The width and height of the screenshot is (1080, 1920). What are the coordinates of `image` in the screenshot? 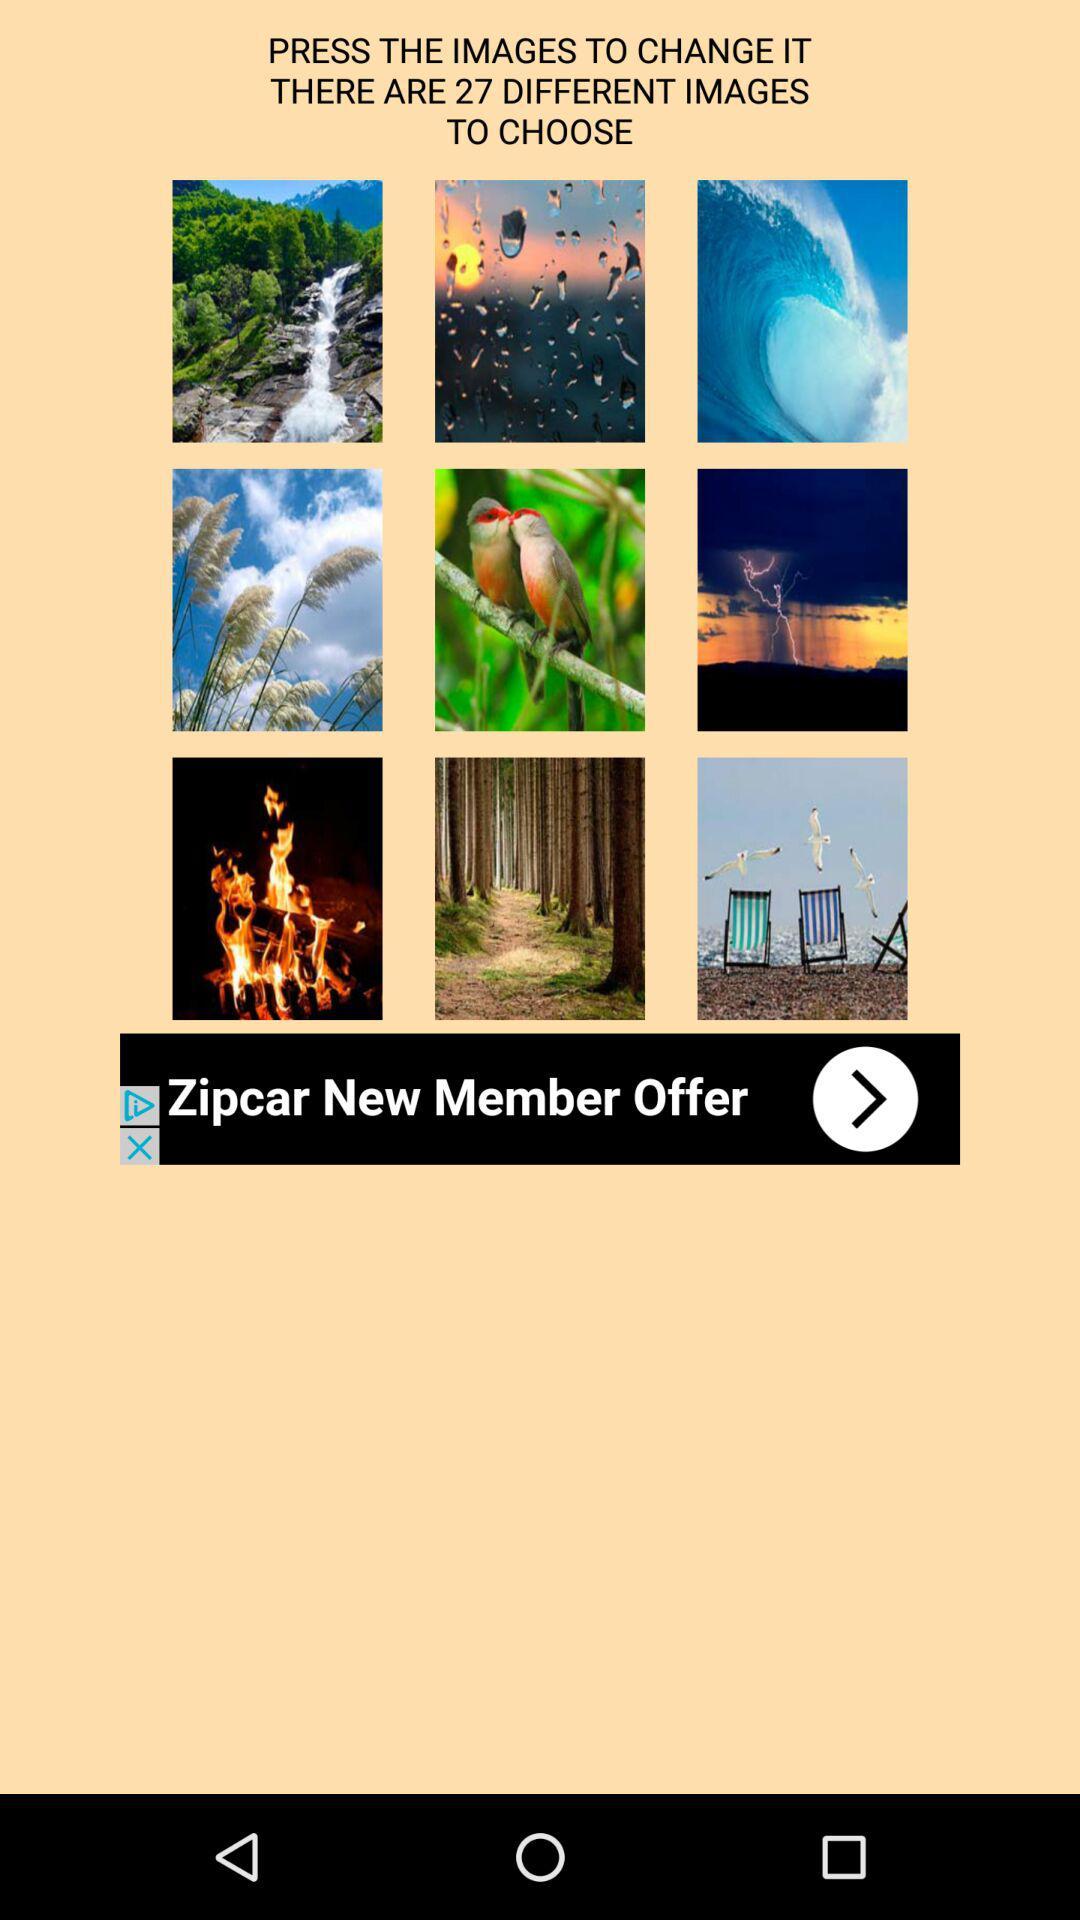 It's located at (801, 887).